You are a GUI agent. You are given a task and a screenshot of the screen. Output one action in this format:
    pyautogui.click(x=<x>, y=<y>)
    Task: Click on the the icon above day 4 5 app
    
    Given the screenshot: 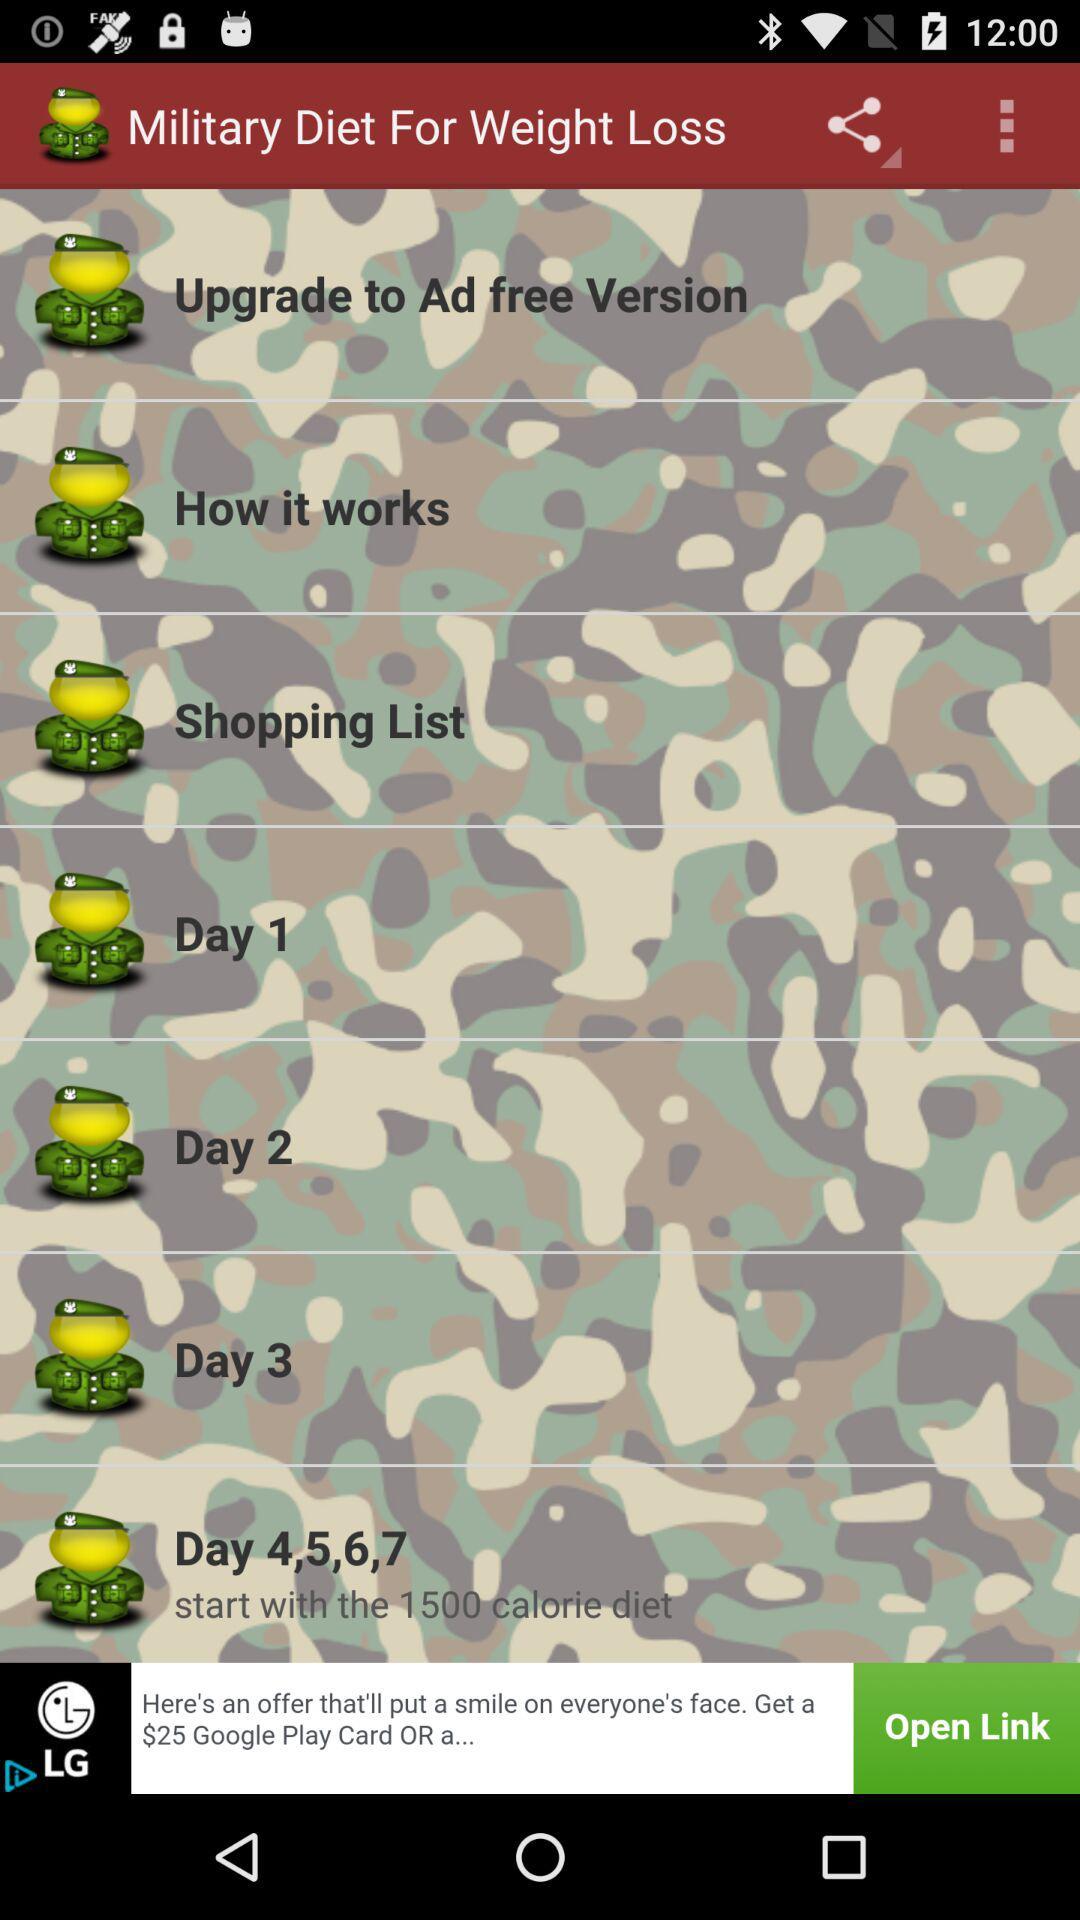 What is the action you would take?
    pyautogui.click(x=613, y=1358)
    